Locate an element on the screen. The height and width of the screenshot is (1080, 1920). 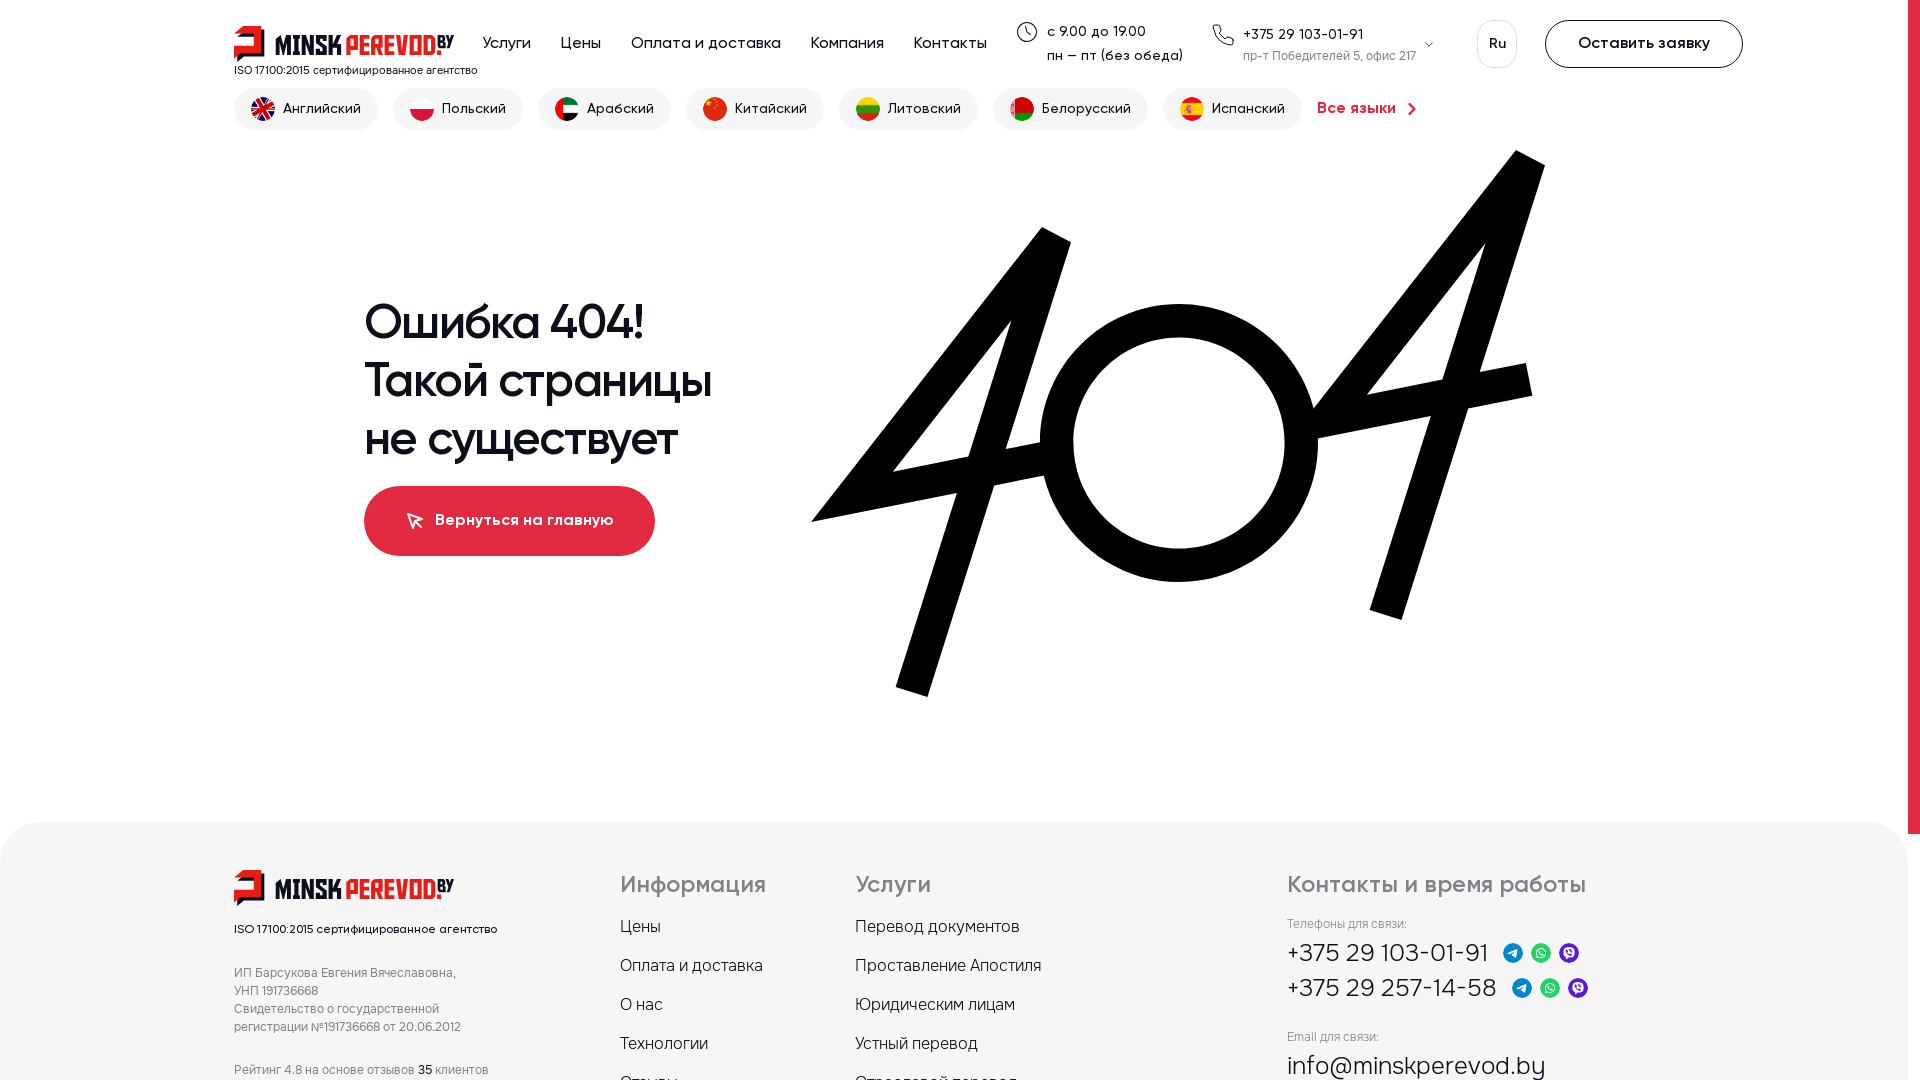
'+375 29 103-01-91' is located at coordinates (1386, 951).